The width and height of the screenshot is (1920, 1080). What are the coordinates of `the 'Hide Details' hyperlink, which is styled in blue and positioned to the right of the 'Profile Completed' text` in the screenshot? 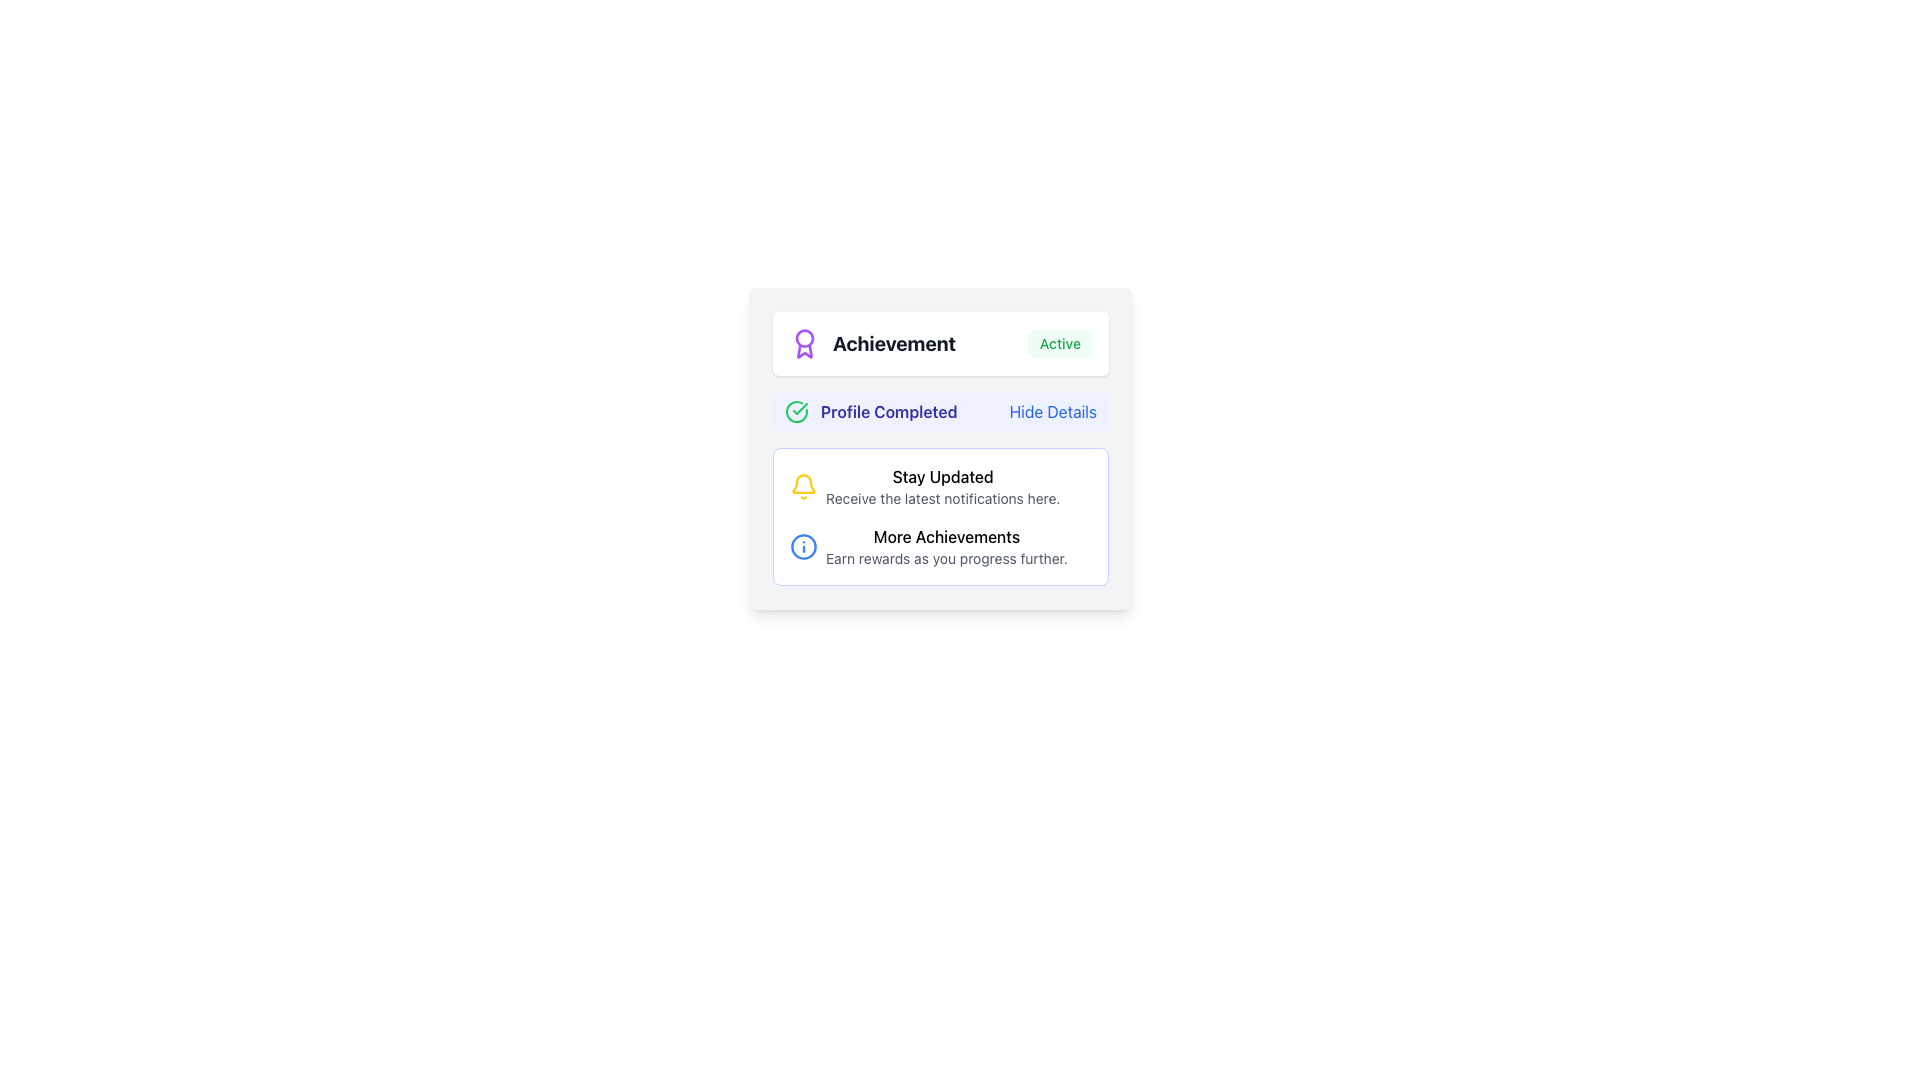 It's located at (1052, 411).